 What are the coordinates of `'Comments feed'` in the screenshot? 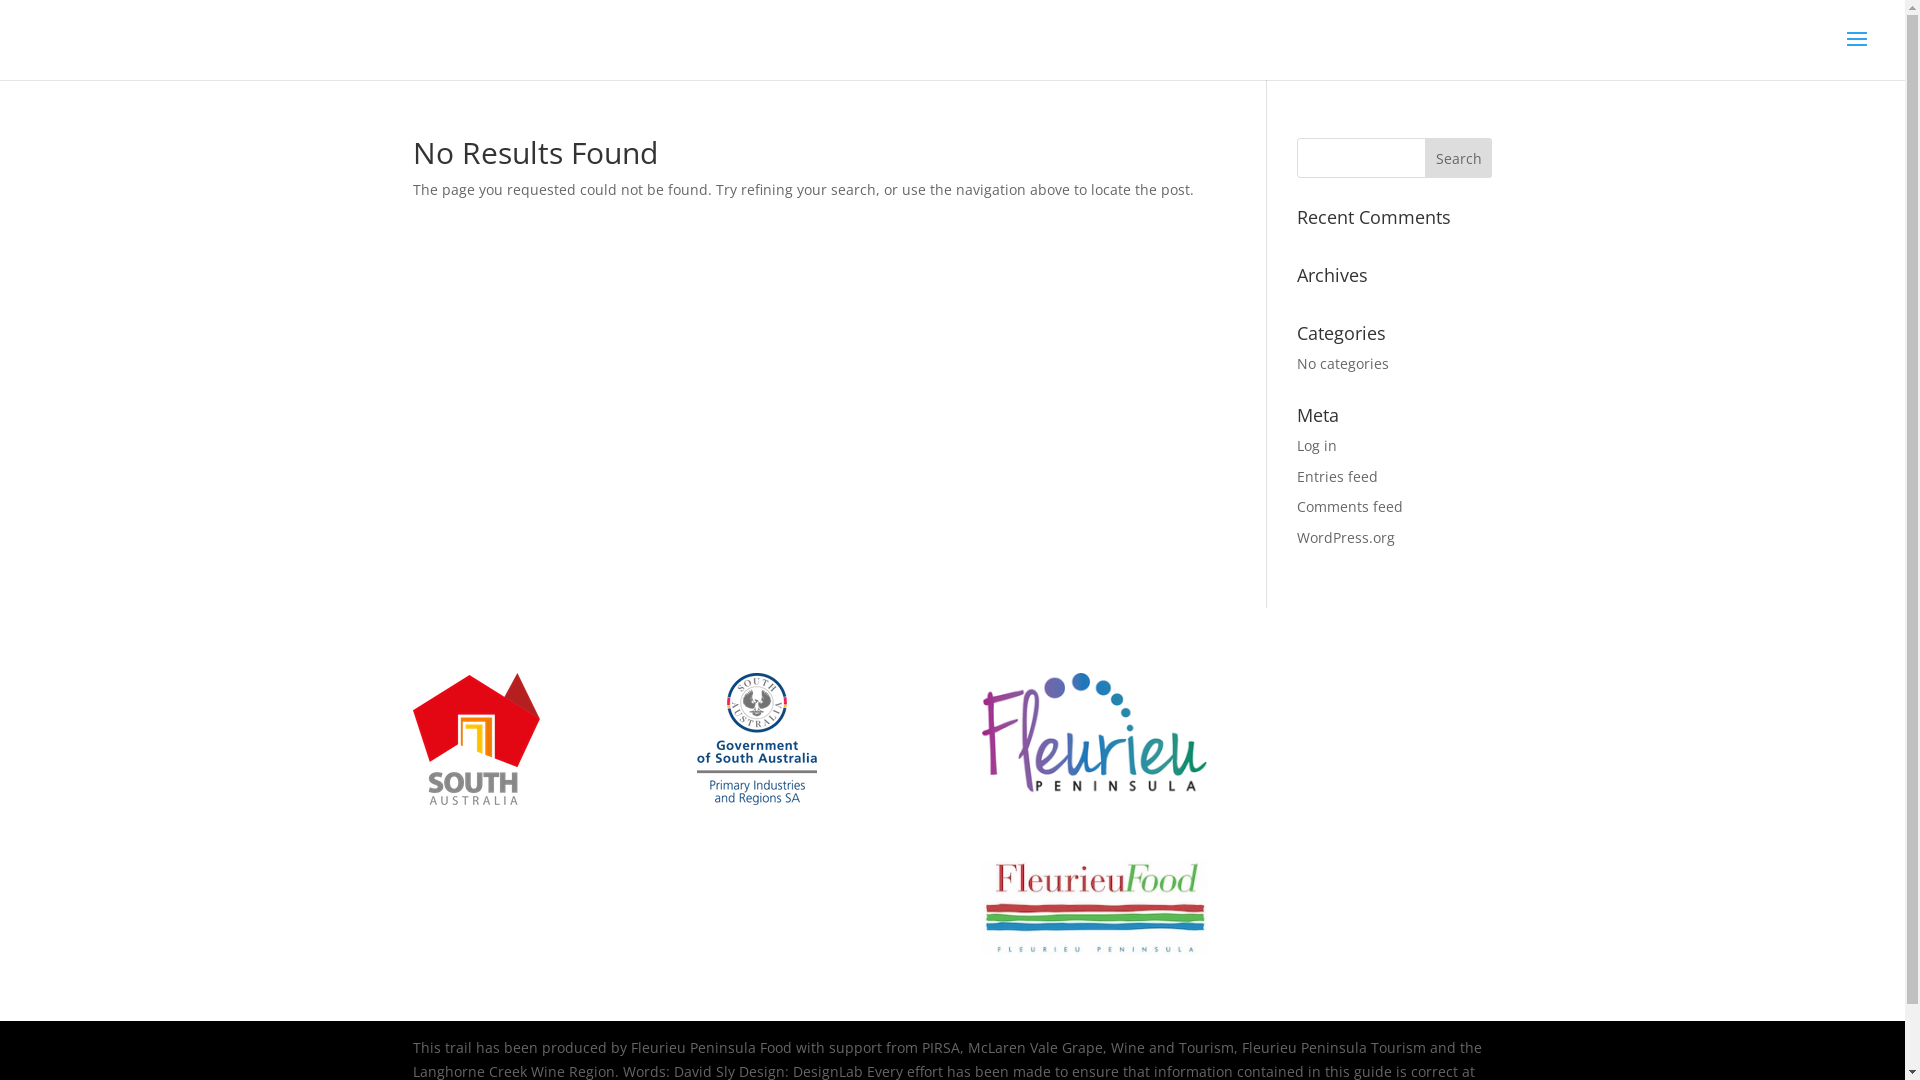 It's located at (1349, 505).